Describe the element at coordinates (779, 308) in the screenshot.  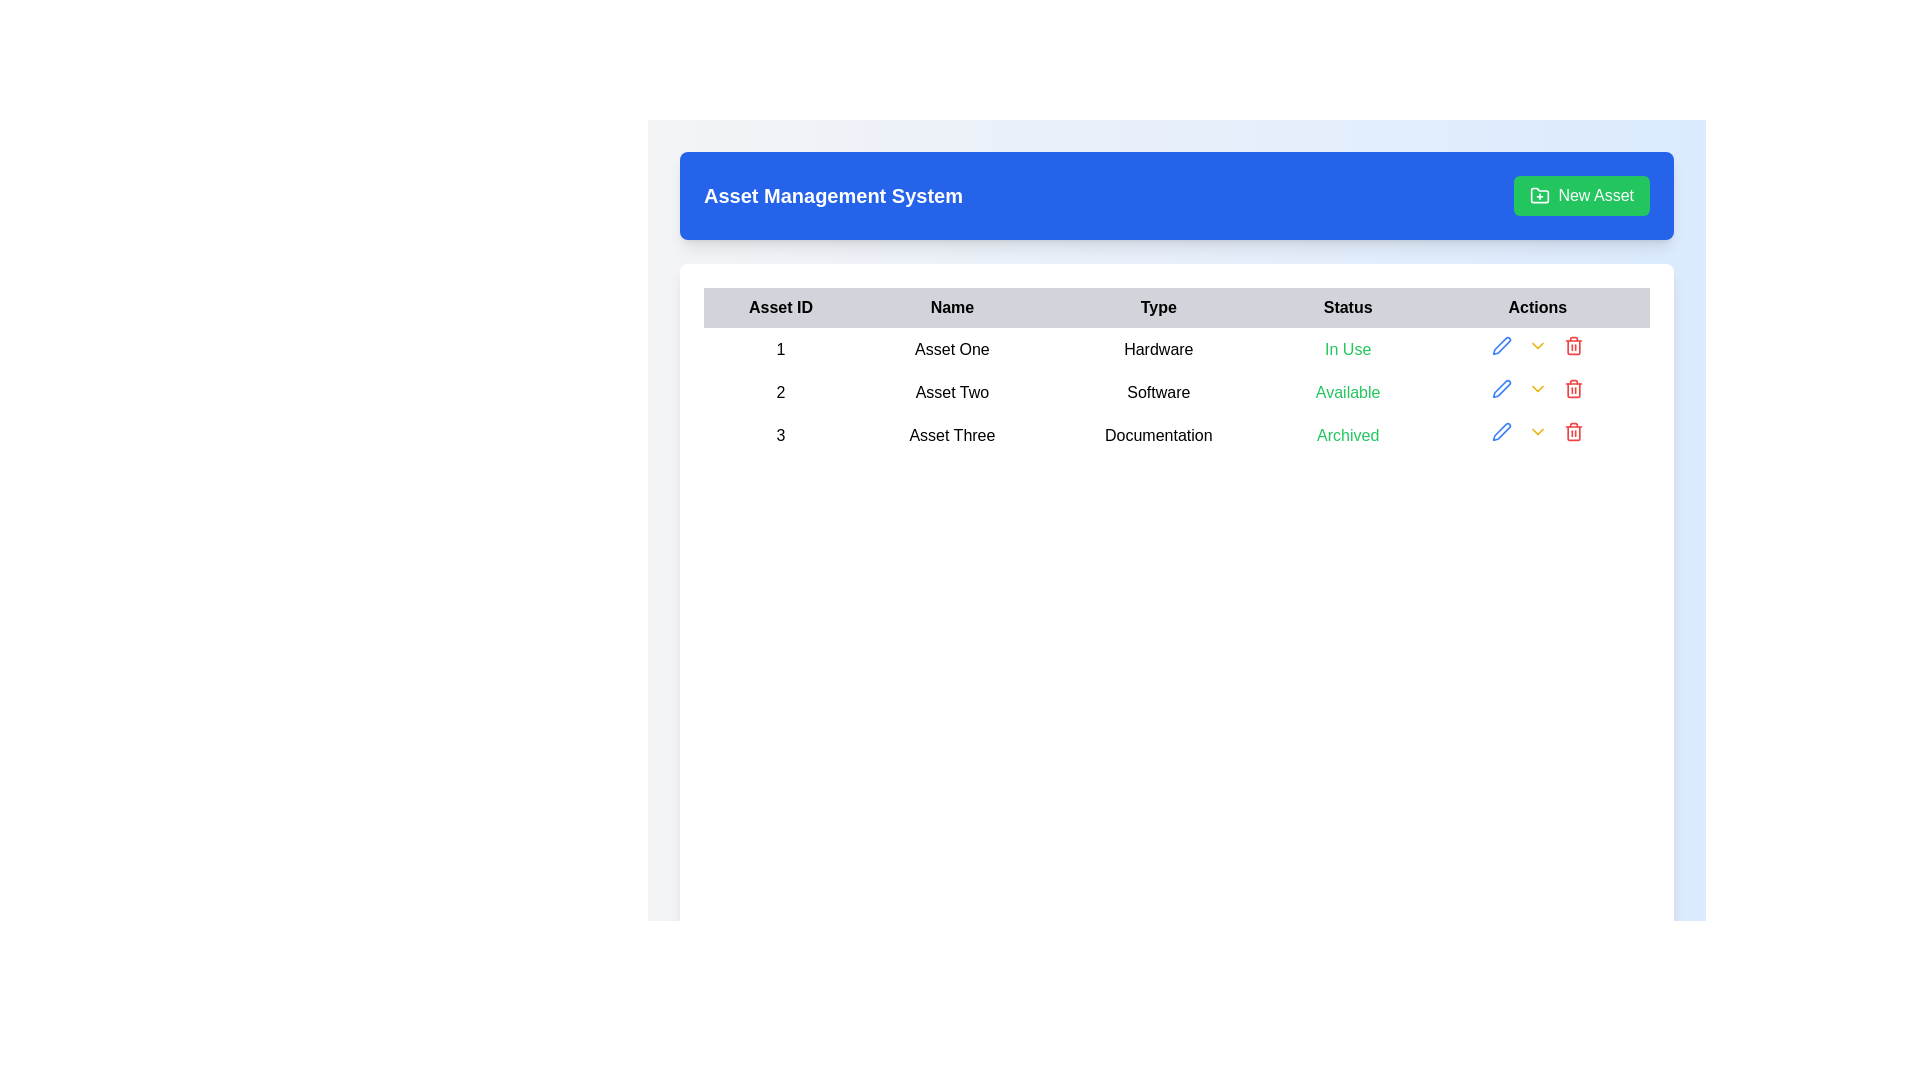
I see `the 'Asset ID' label, which is the first column header of a table displayed in bold, black font on a light gray background` at that location.